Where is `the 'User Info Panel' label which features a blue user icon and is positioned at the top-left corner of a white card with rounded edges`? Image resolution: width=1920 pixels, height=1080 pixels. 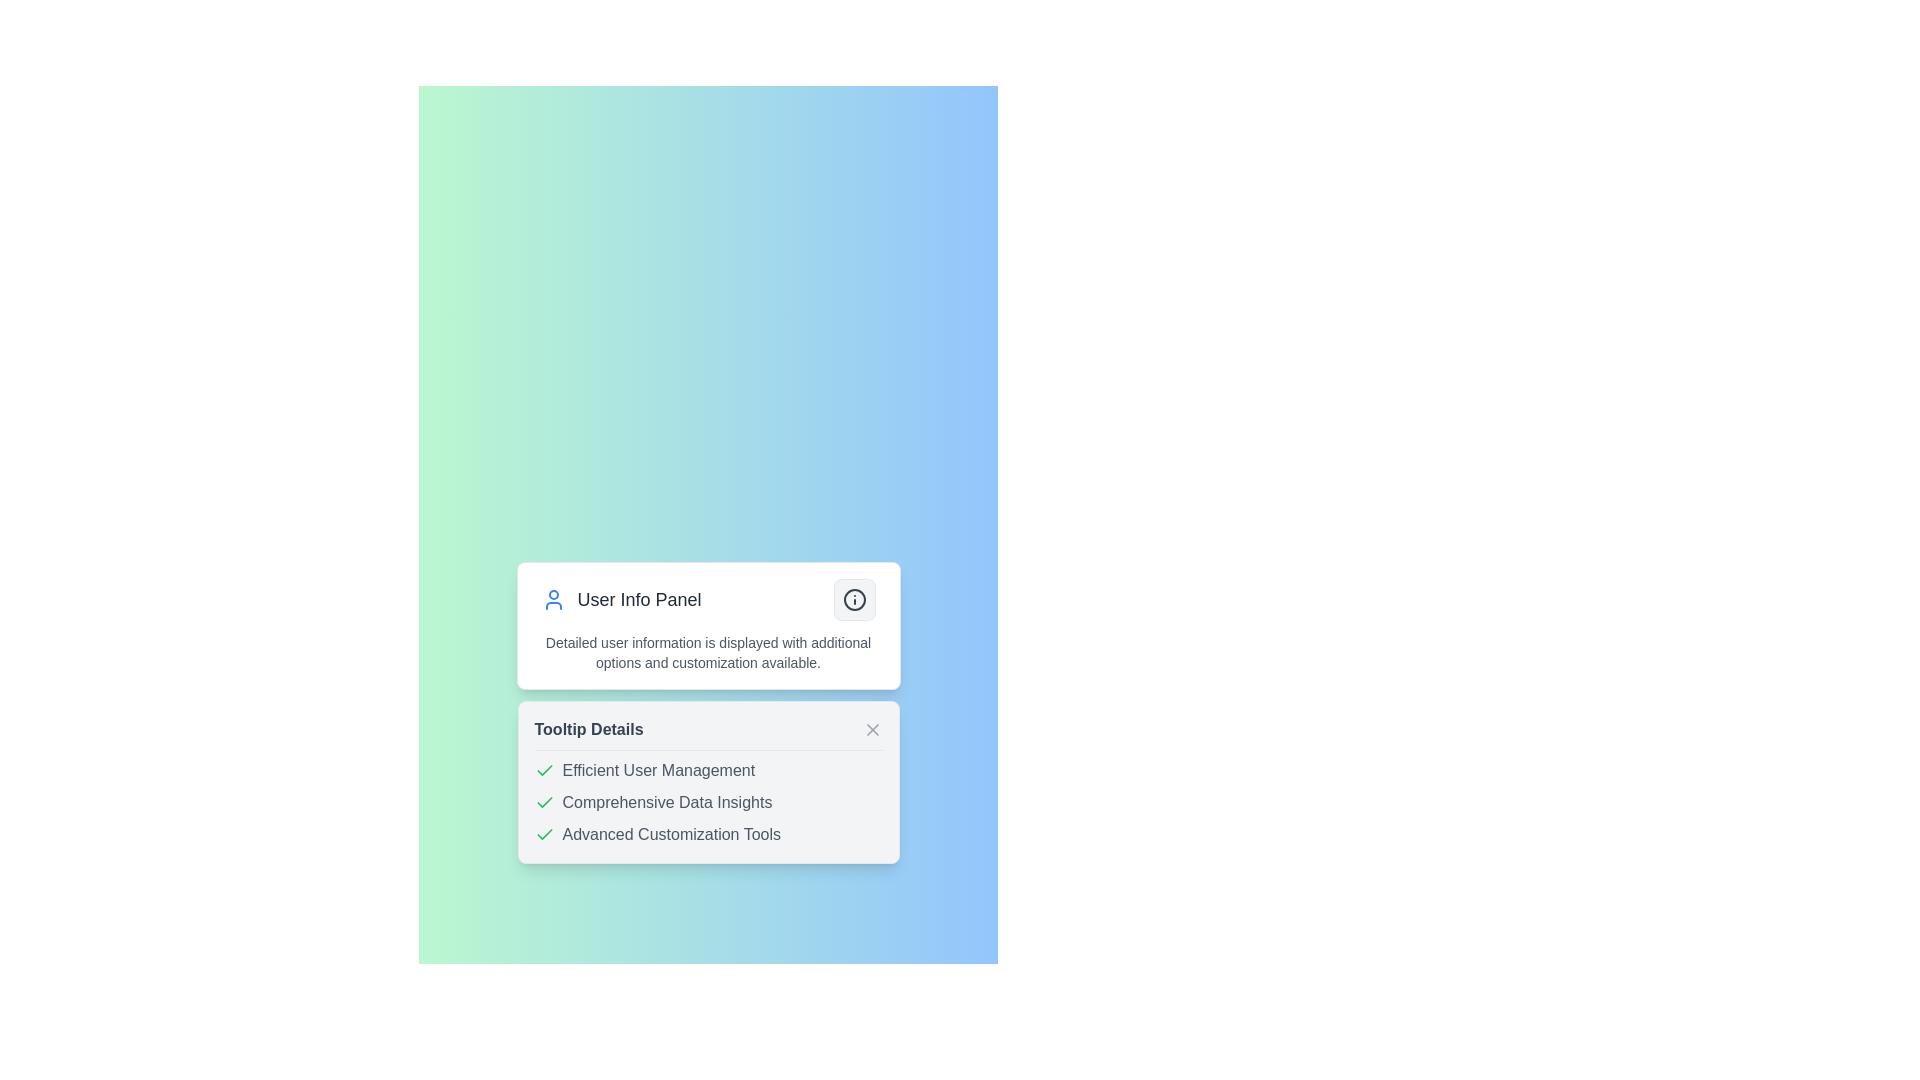 the 'User Info Panel' label which features a blue user icon and is positioned at the top-left corner of a white card with rounded edges is located at coordinates (620, 599).